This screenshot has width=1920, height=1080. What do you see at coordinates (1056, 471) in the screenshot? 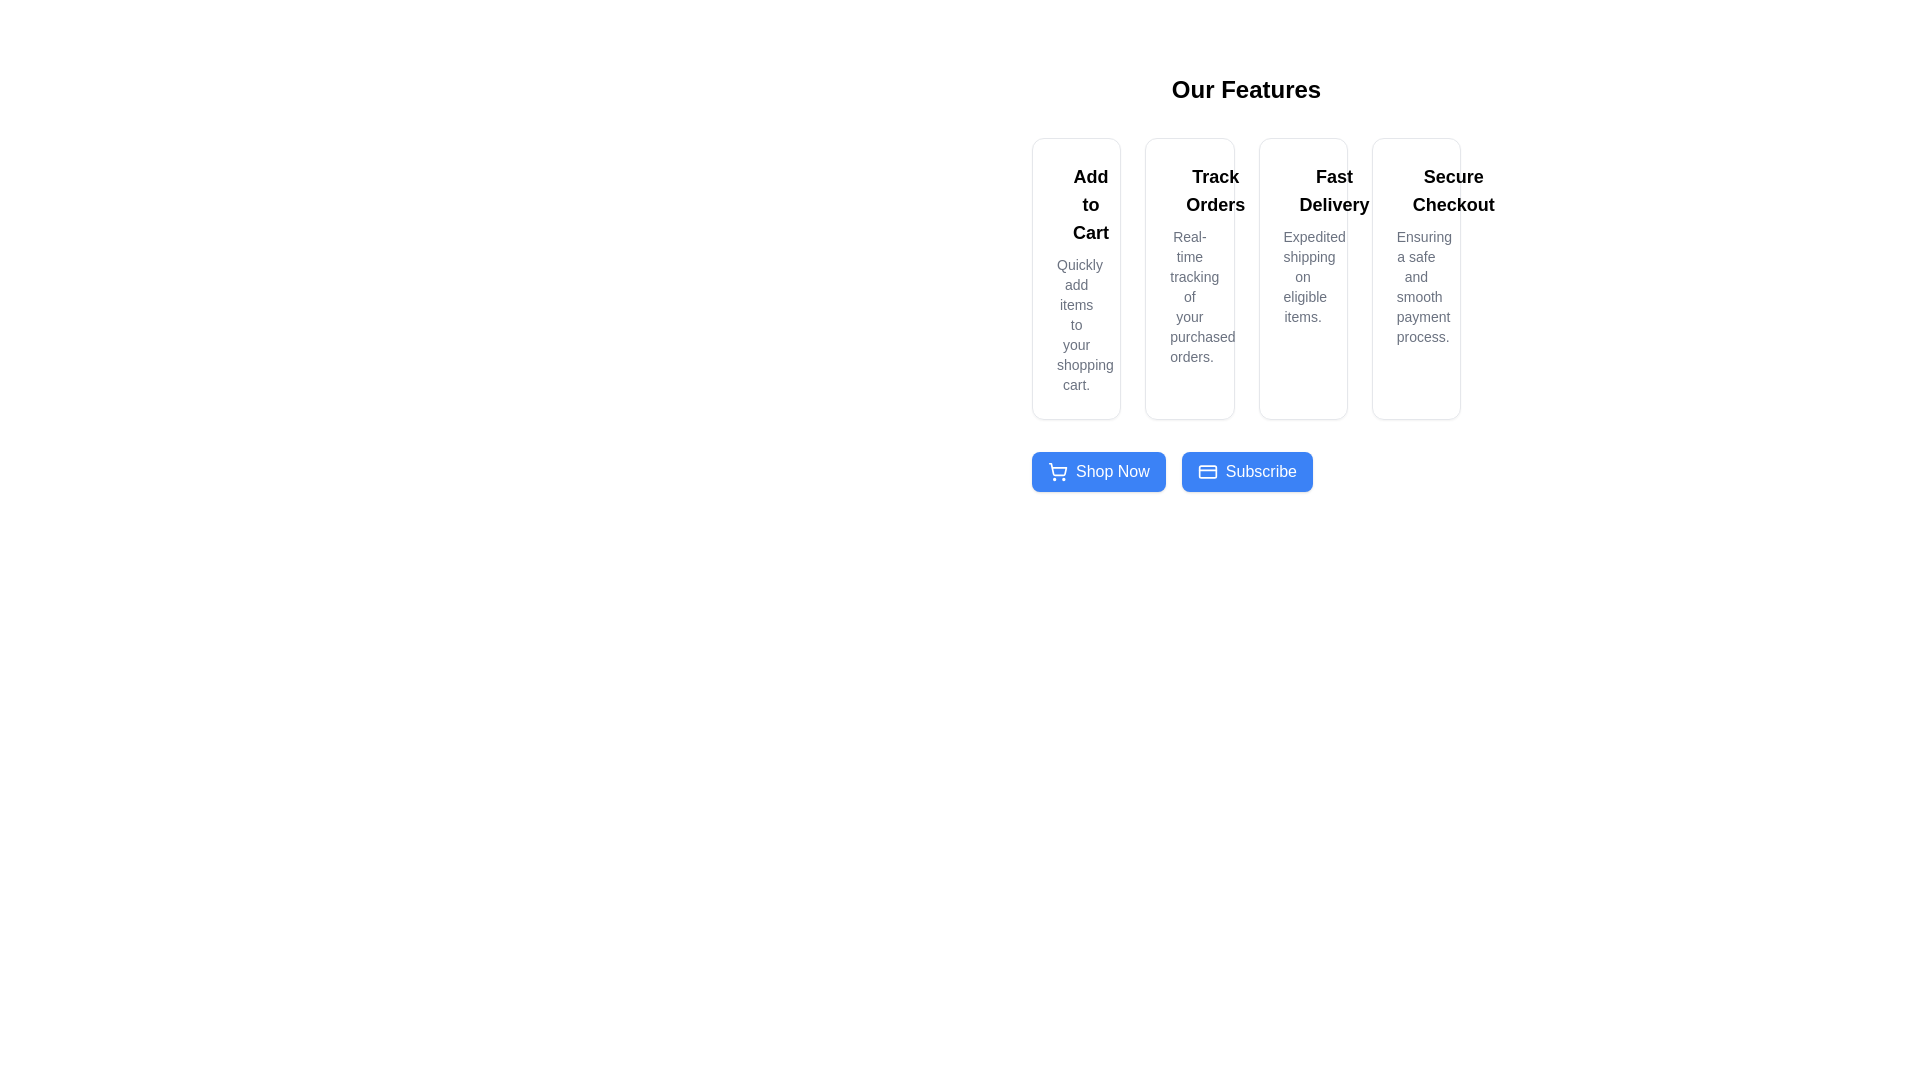
I see `the minimalistic line-art shopping cart icon with a white outline located on the left side of the 'Shop Now' button to initiate shopping actions` at bounding box center [1056, 471].